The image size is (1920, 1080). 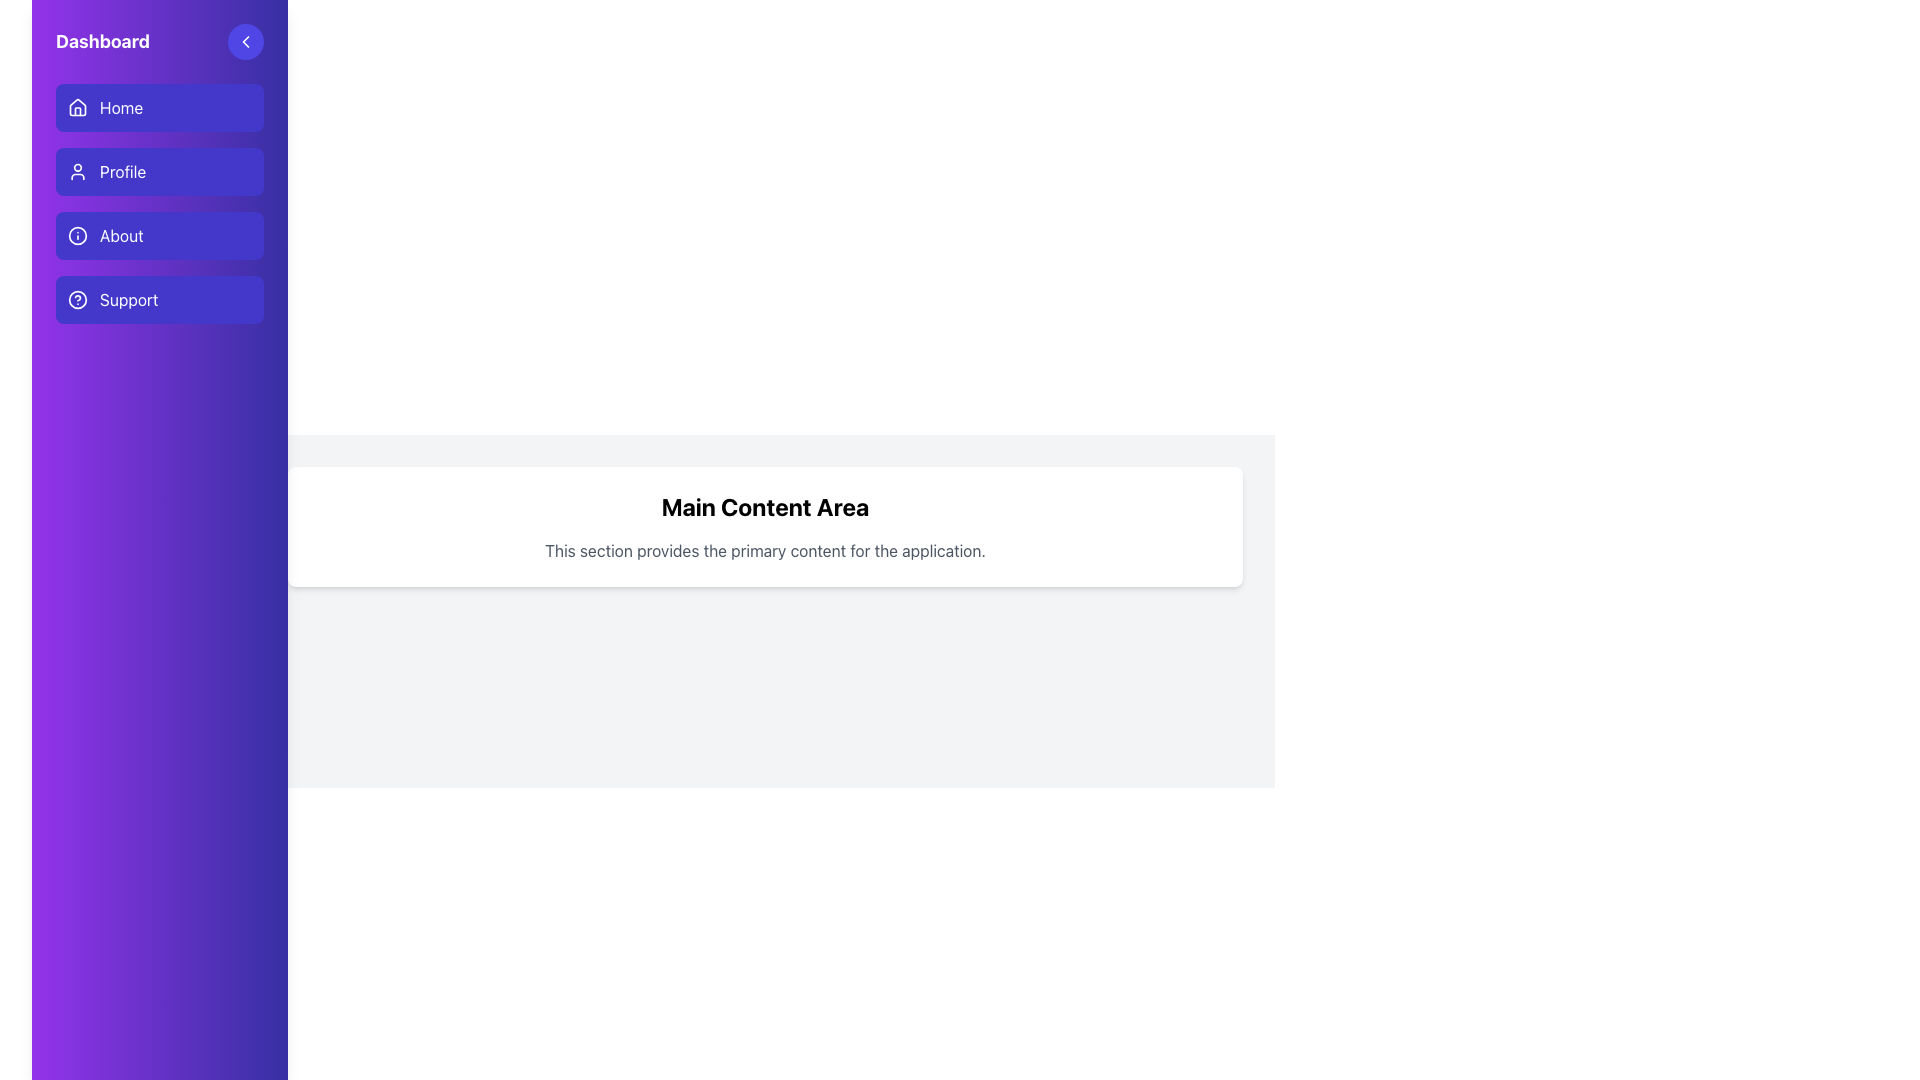 I want to click on text from the header label located in the upper-left corner of the sidebar, which indicates the current section of the interface, so click(x=102, y=42).